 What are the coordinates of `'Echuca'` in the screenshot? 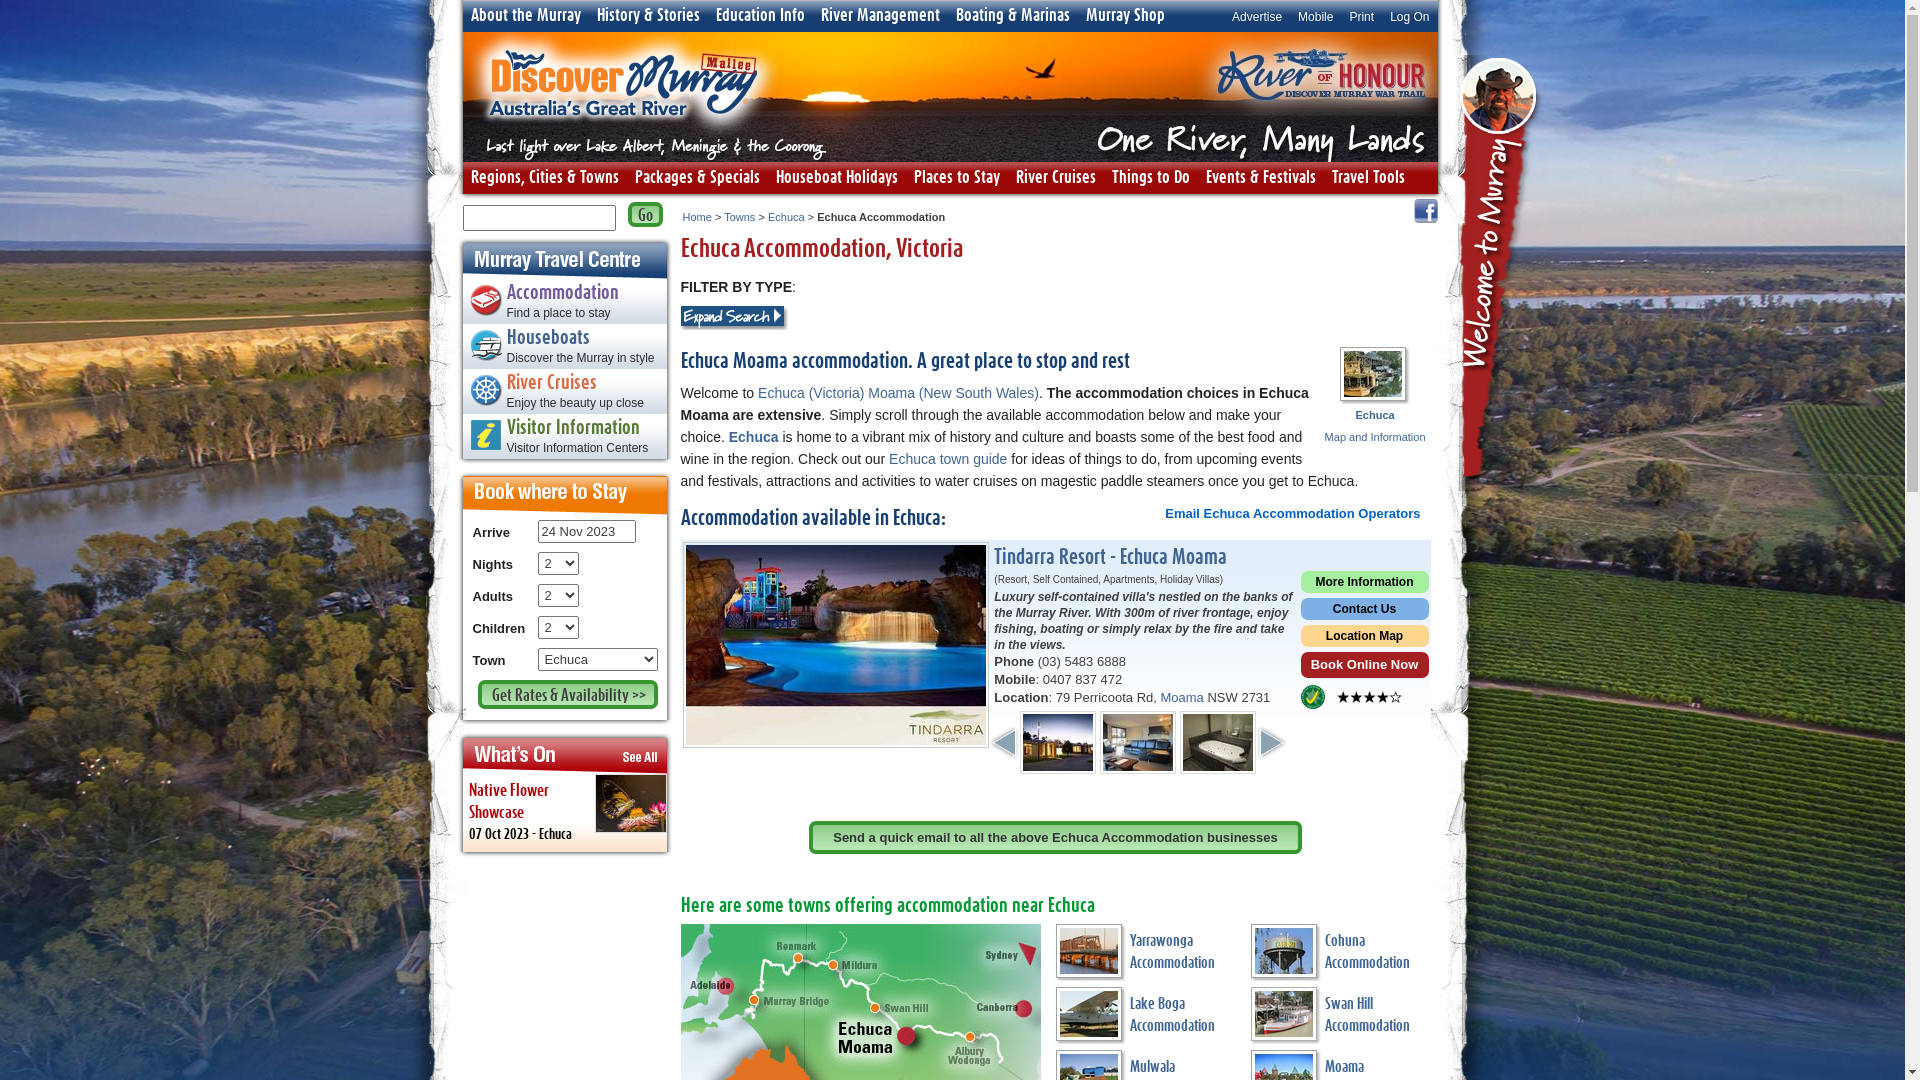 It's located at (785, 216).